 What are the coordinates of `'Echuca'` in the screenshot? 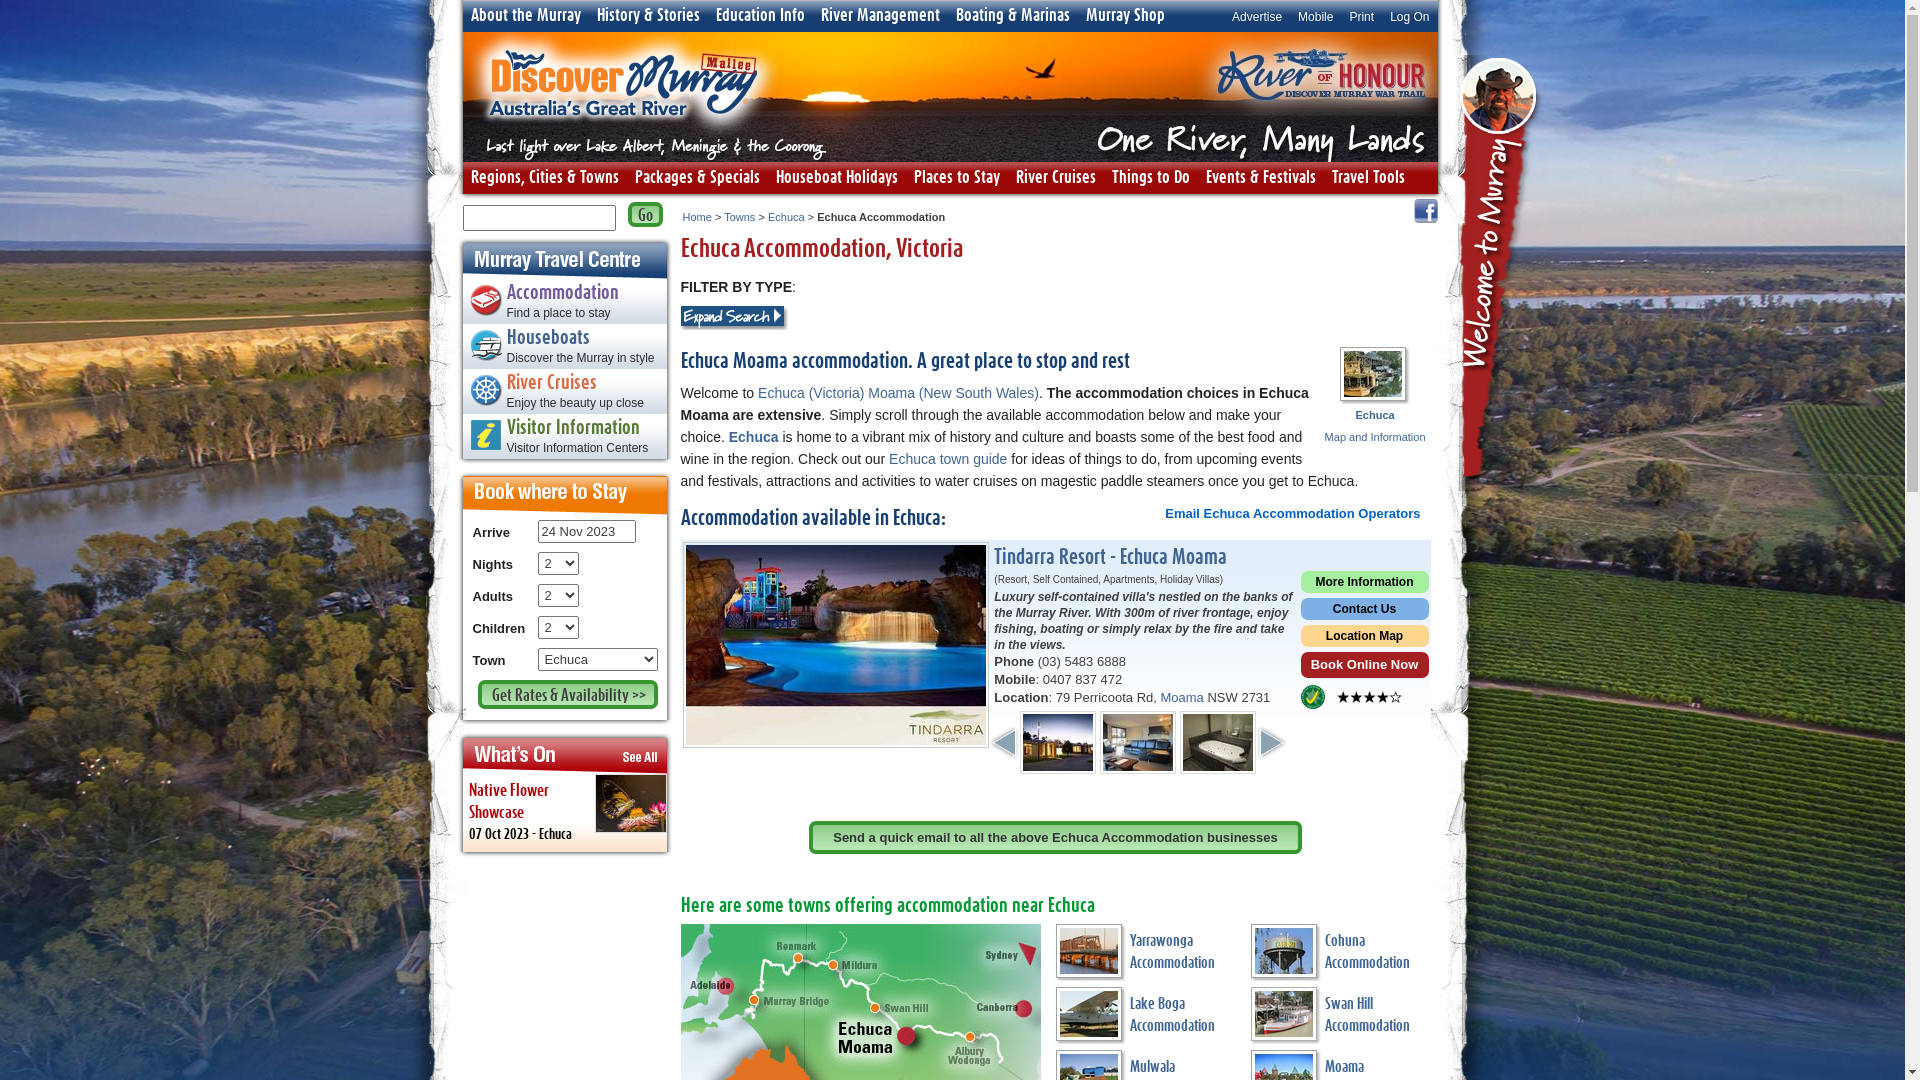 It's located at (785, 216).